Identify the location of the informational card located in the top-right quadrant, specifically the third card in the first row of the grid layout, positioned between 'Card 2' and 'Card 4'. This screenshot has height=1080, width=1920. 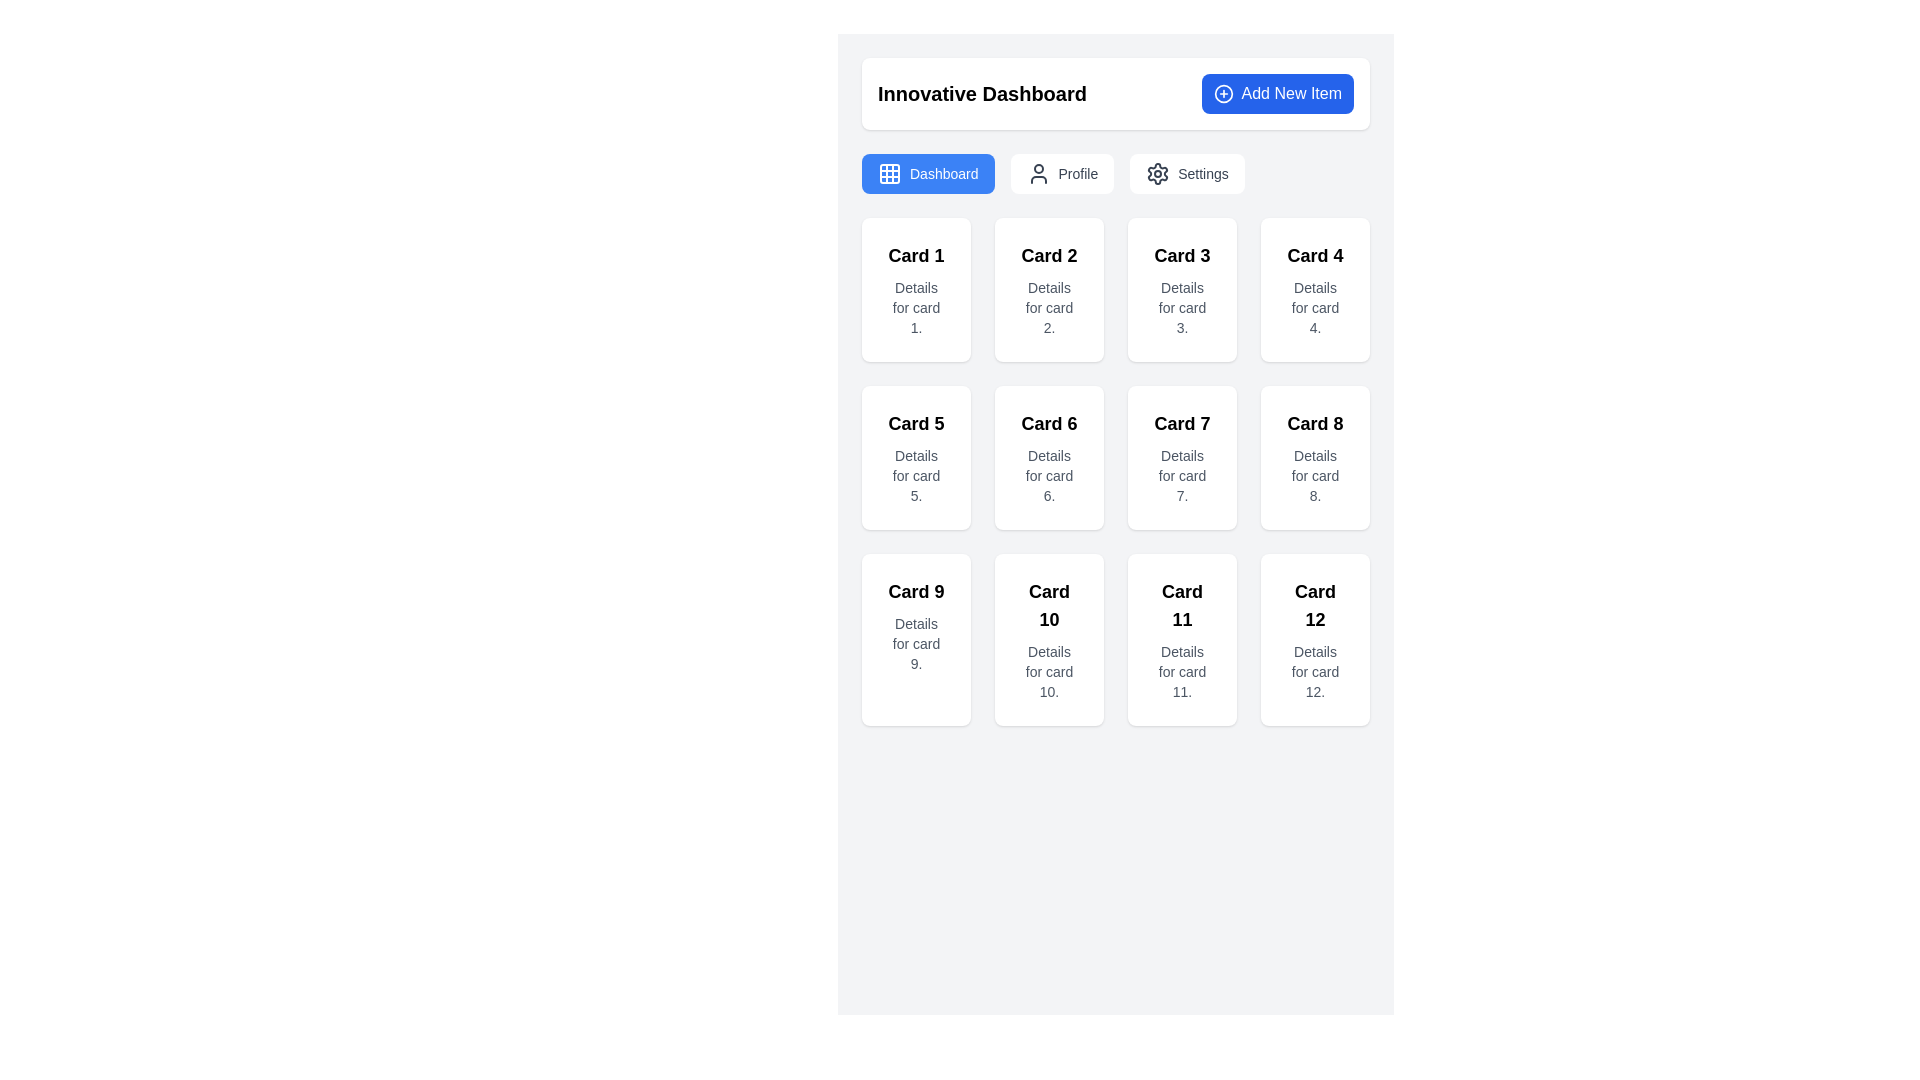
(1182, 289).